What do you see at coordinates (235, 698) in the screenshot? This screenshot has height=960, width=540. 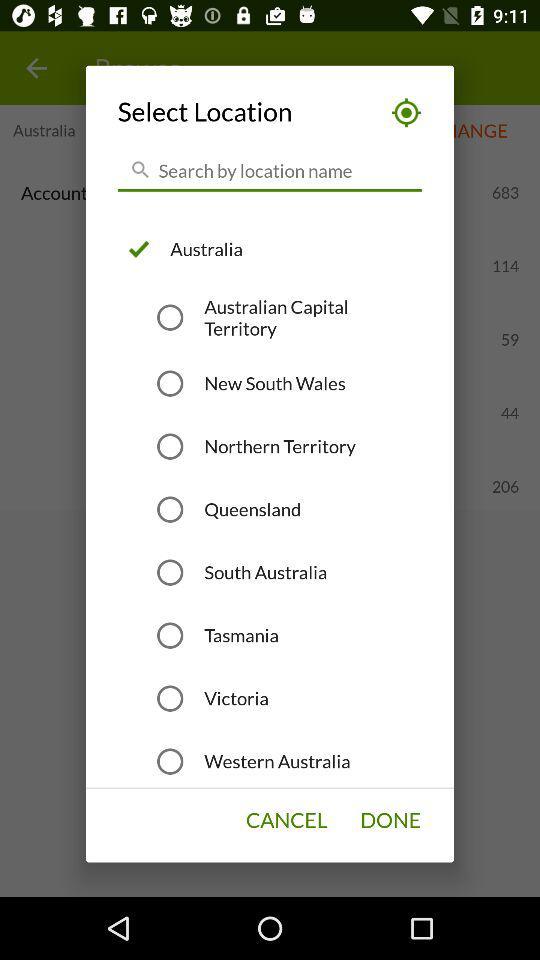 I see `the item above western australia` at bounding box center [235, 698].